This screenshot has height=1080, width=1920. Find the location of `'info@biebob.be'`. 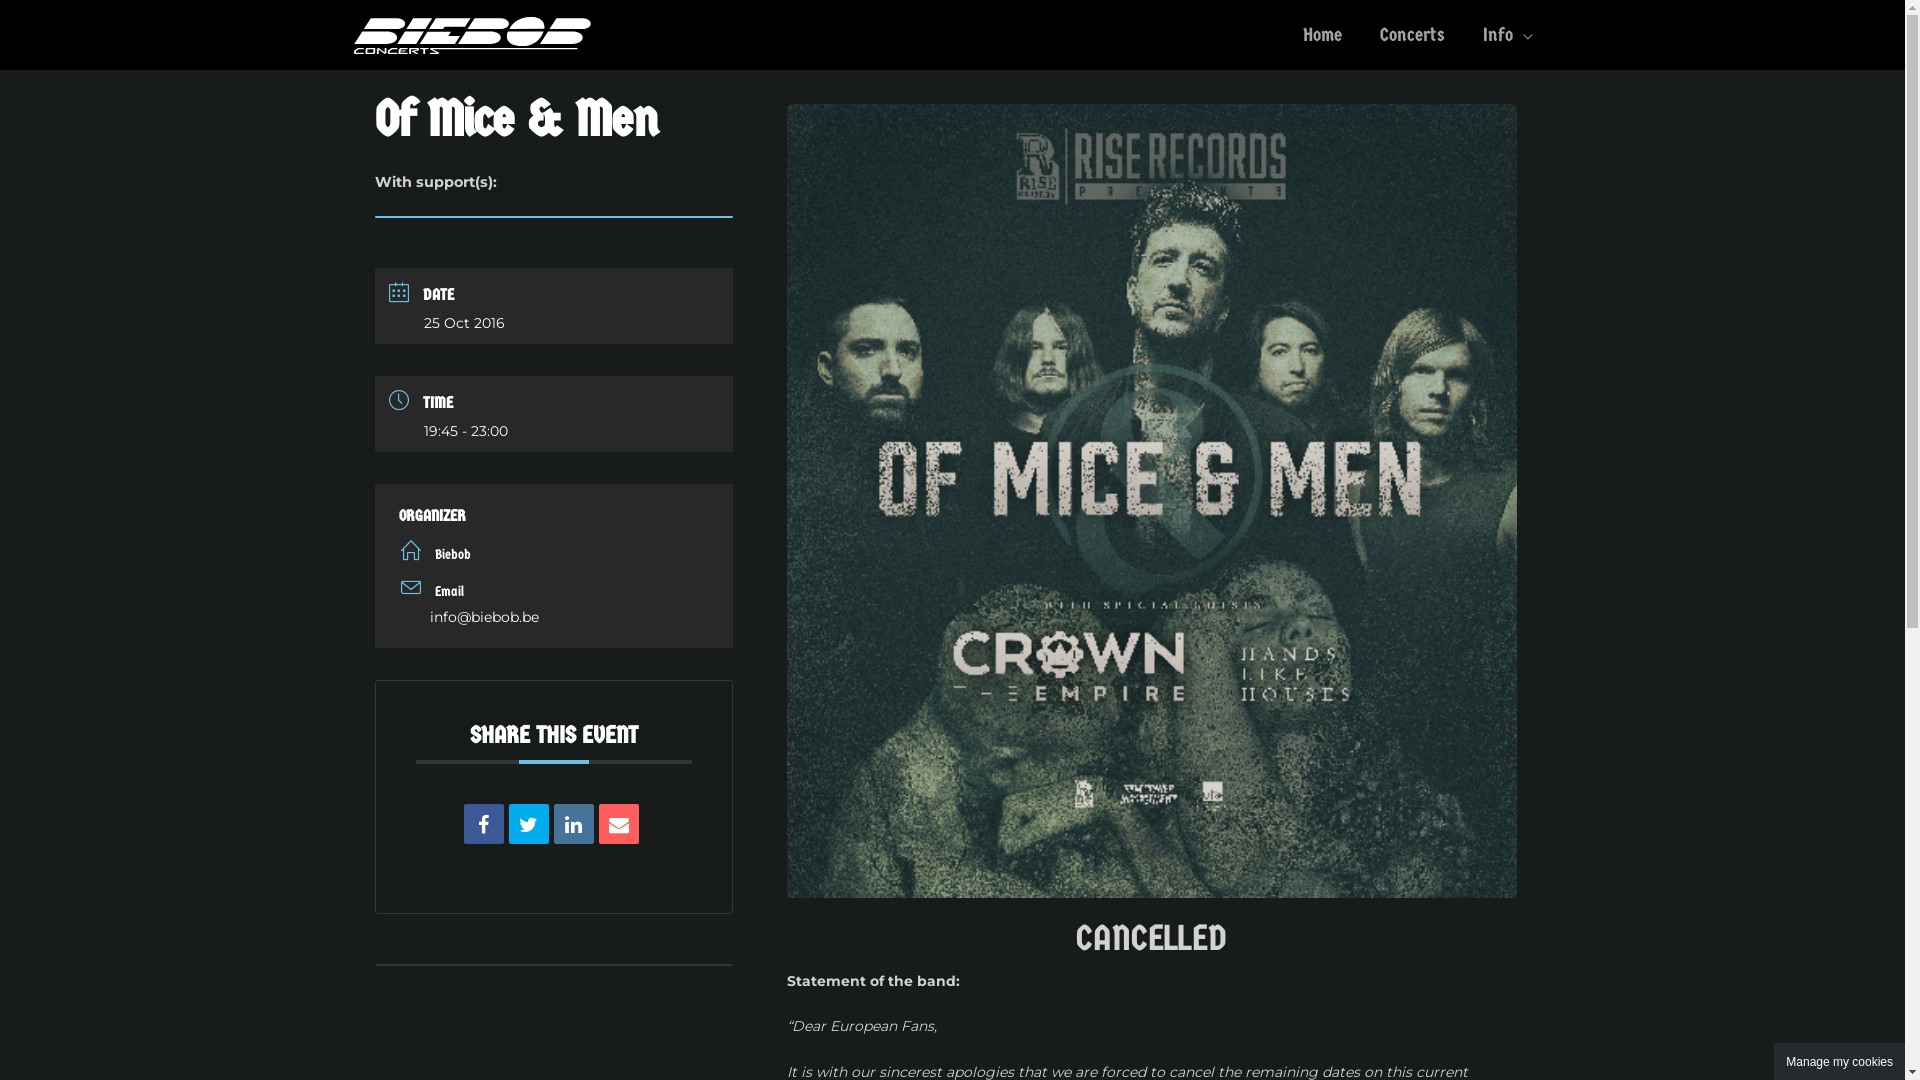

'info@biebob.be' is located at coordinates (388, 616).